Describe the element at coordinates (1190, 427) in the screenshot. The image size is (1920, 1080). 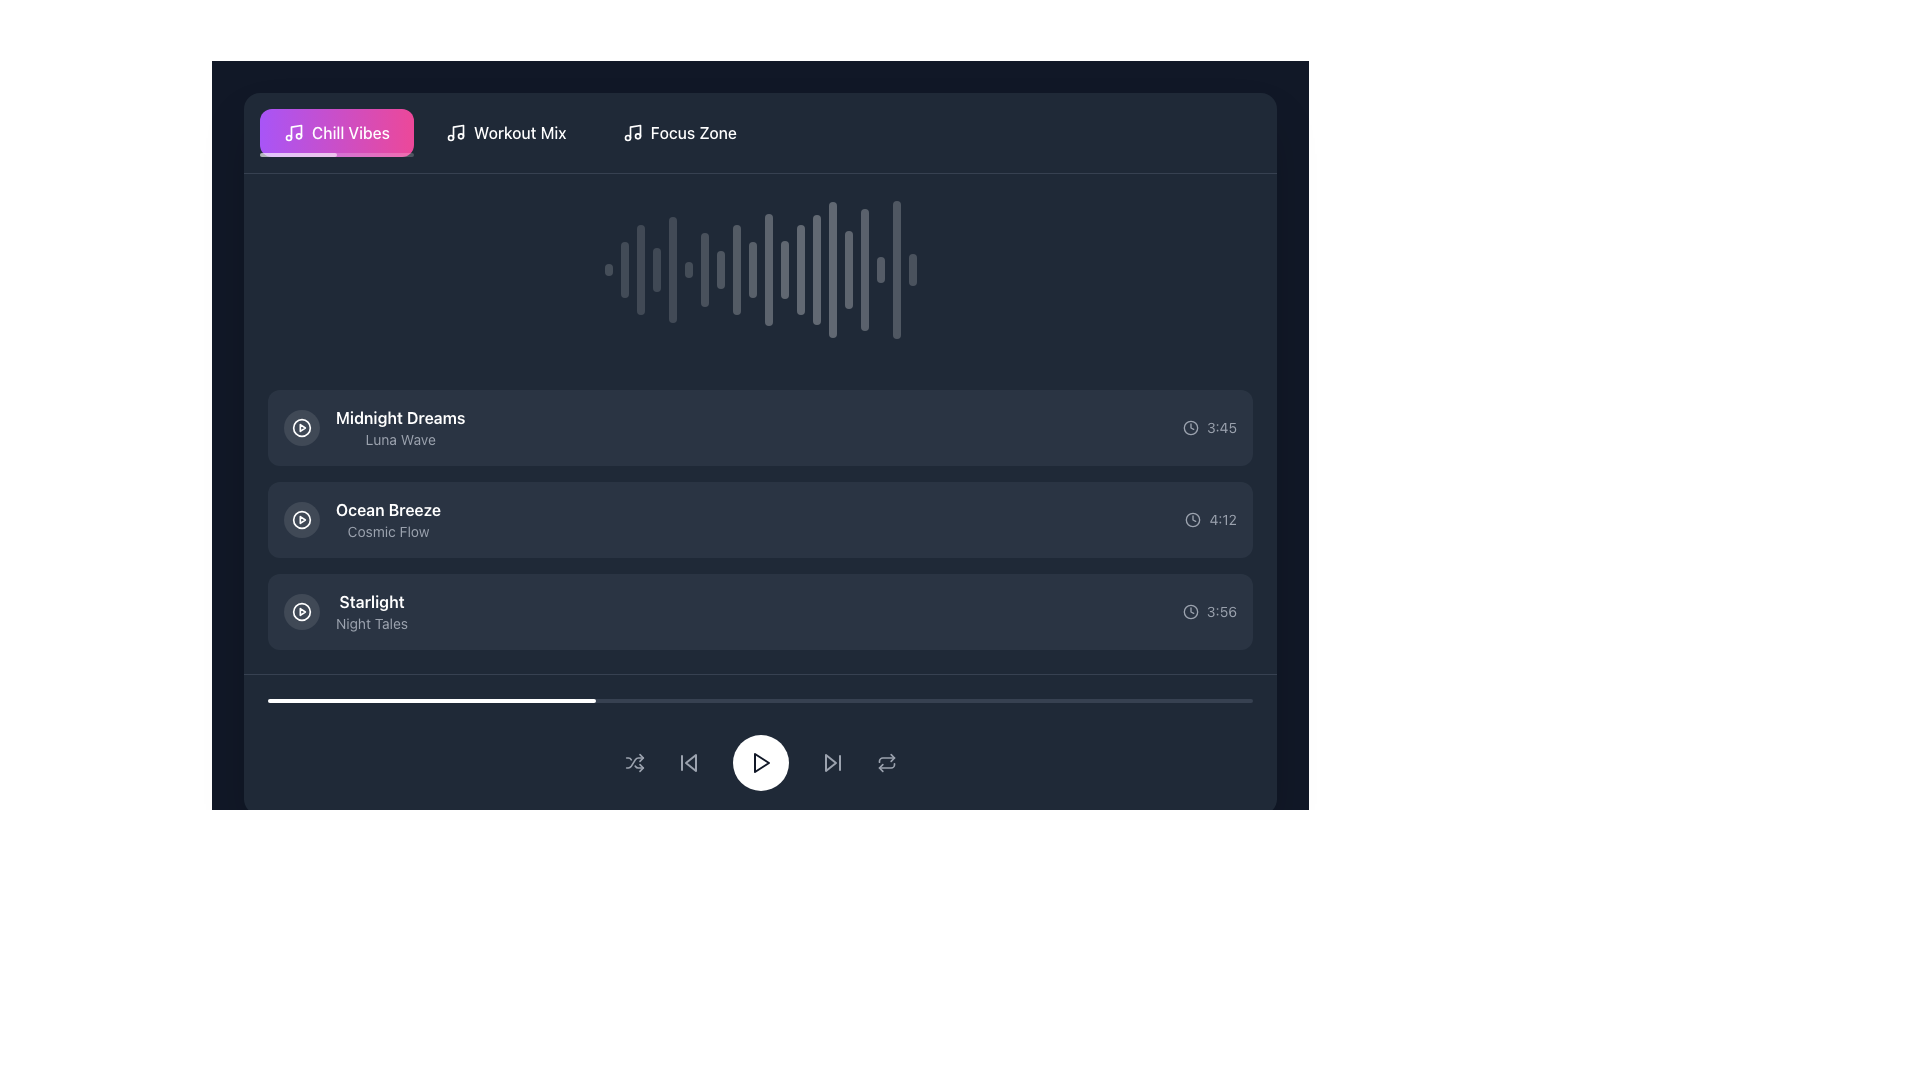
I see `the icon that signifies the time duration associated with the song 'Midnight Dreams', located to the left of the text '3:45'` at that location.